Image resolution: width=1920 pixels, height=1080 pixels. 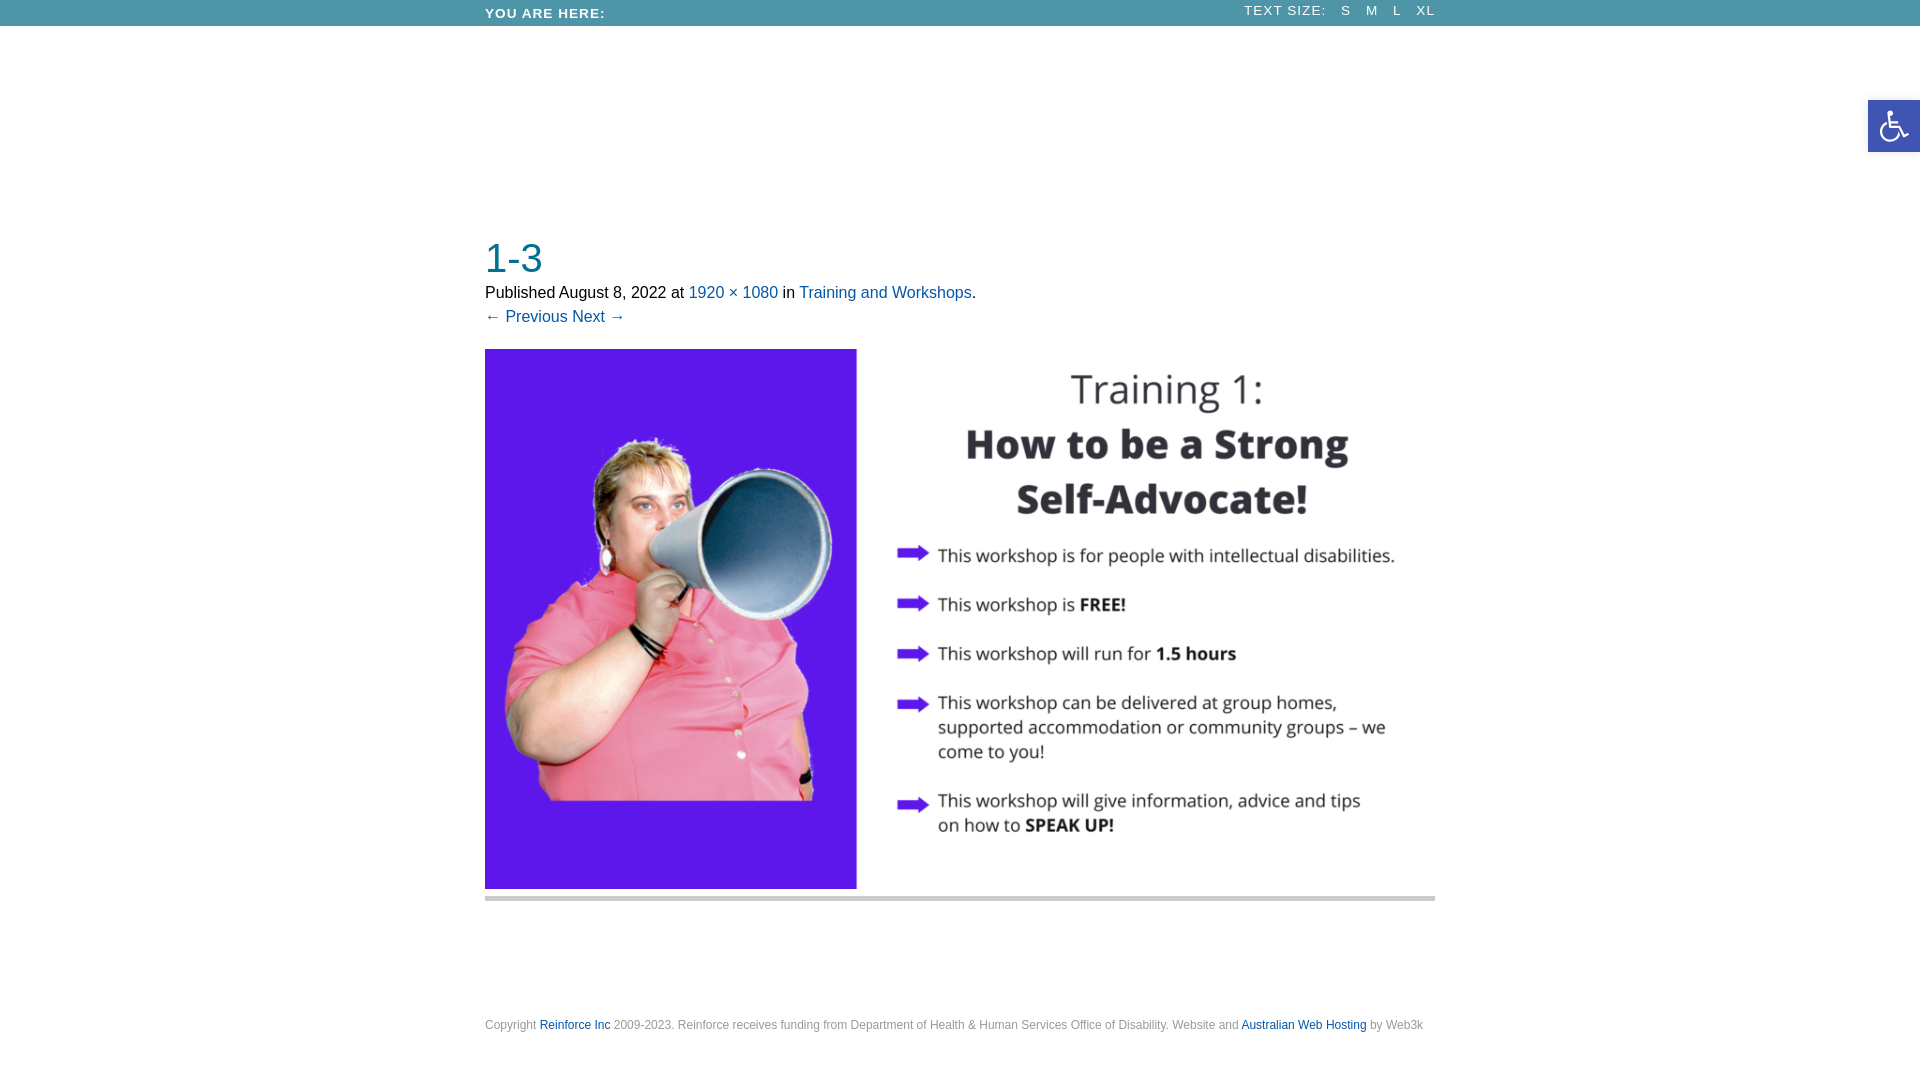 What do you see at coordinates (884, 292) in the screenshot?
I see `'Training and Workshops'` at bounding box center [884, 292].